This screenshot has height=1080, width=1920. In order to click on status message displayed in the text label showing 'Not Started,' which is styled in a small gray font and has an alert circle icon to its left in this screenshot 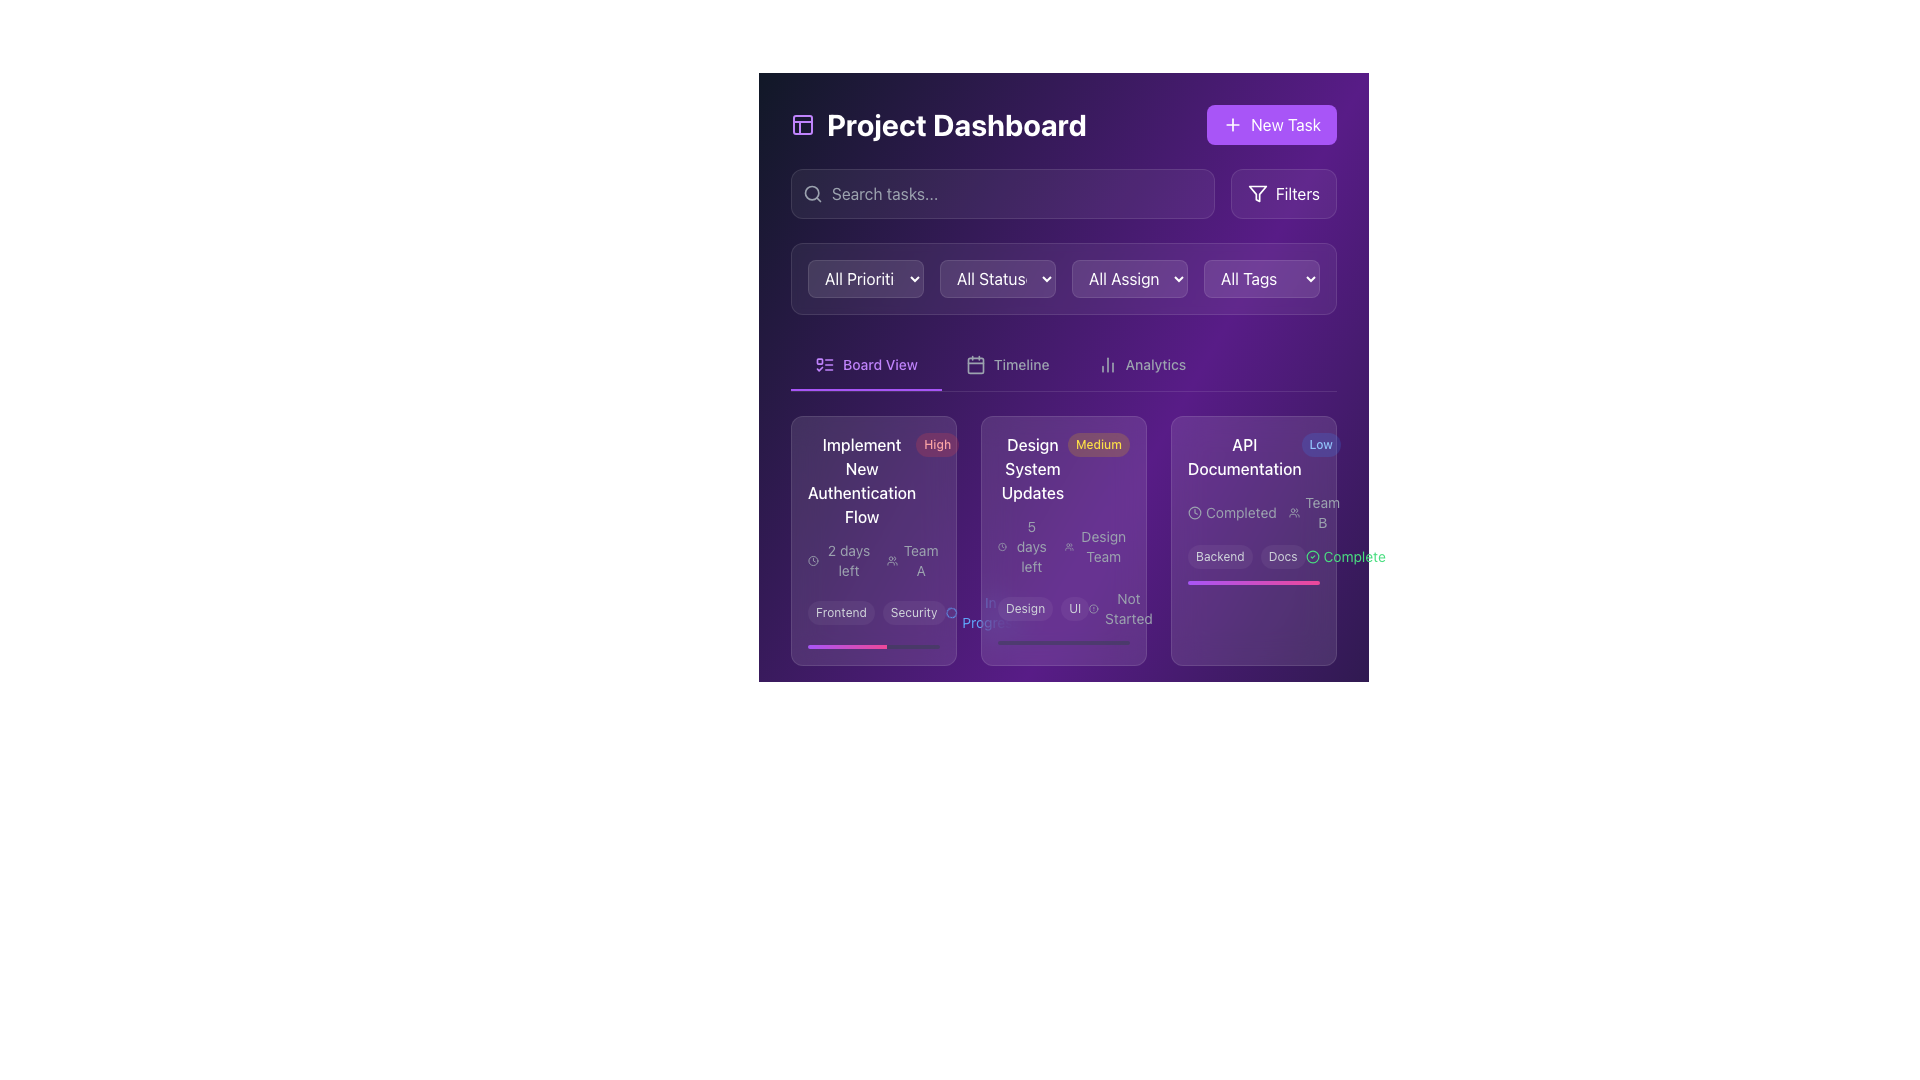, I will do `click(1122, 608)`.